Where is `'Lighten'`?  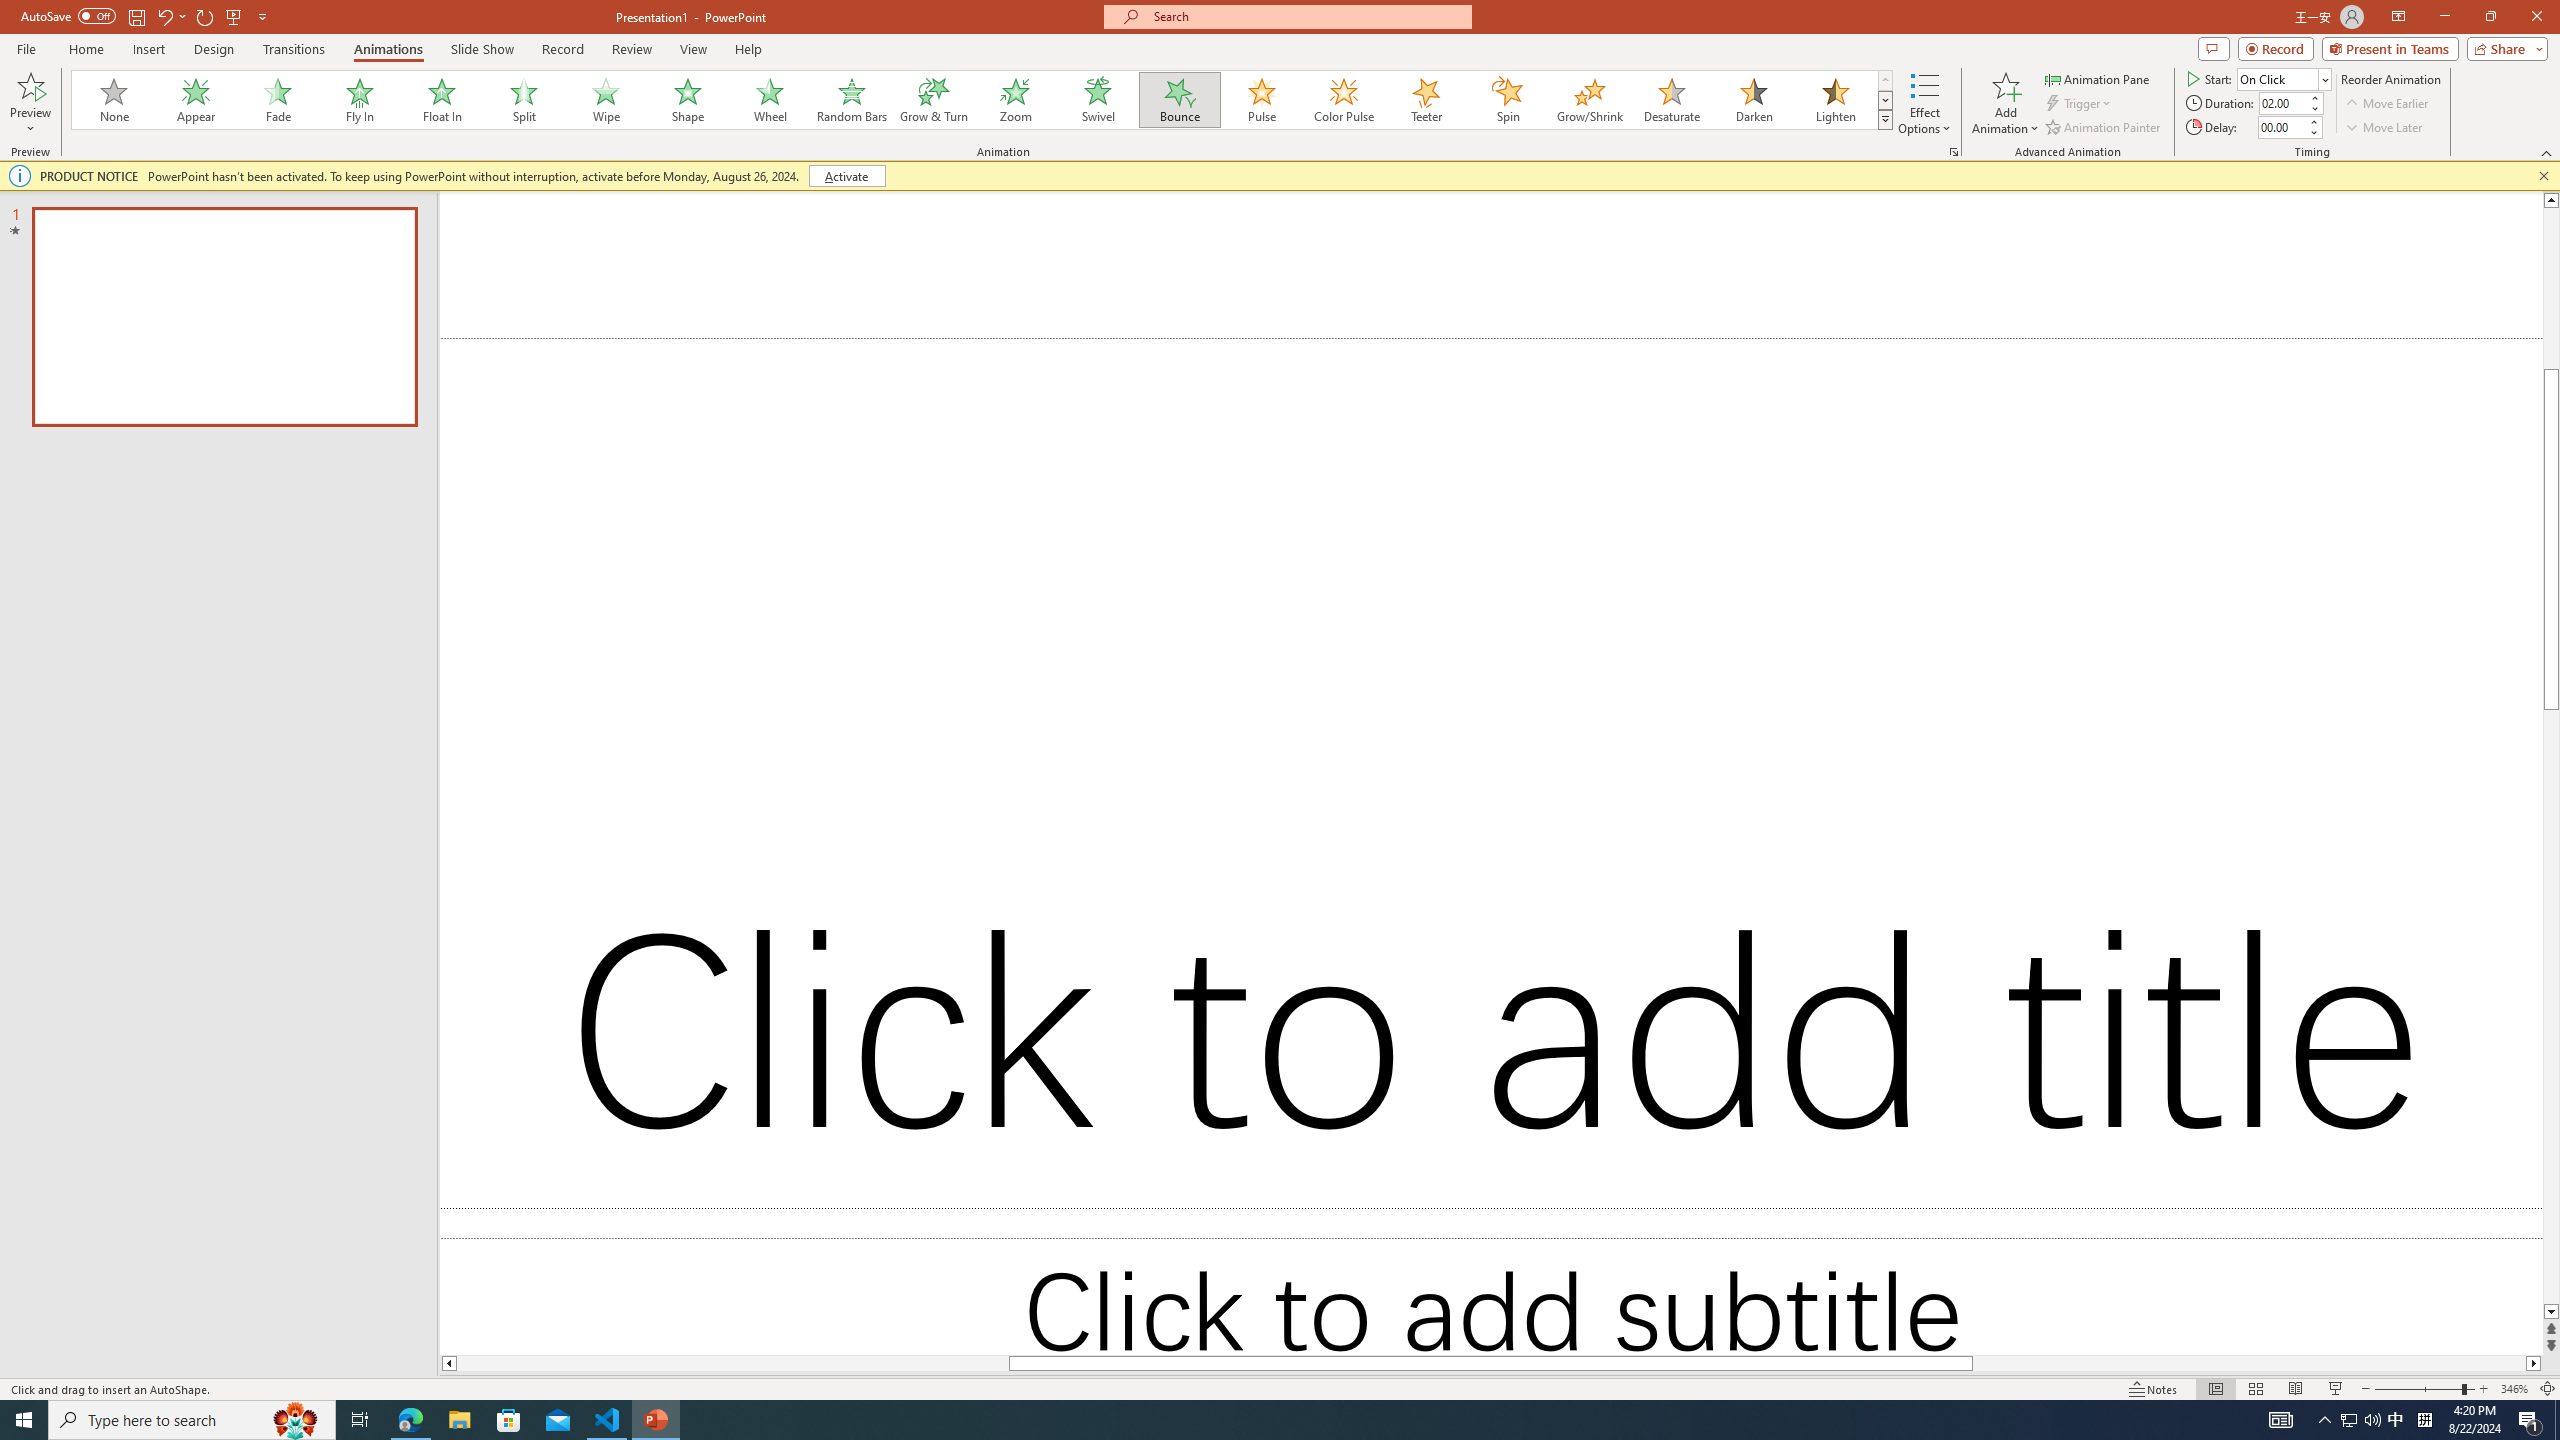
'Lighten' is located at coordinates (1834, 99).